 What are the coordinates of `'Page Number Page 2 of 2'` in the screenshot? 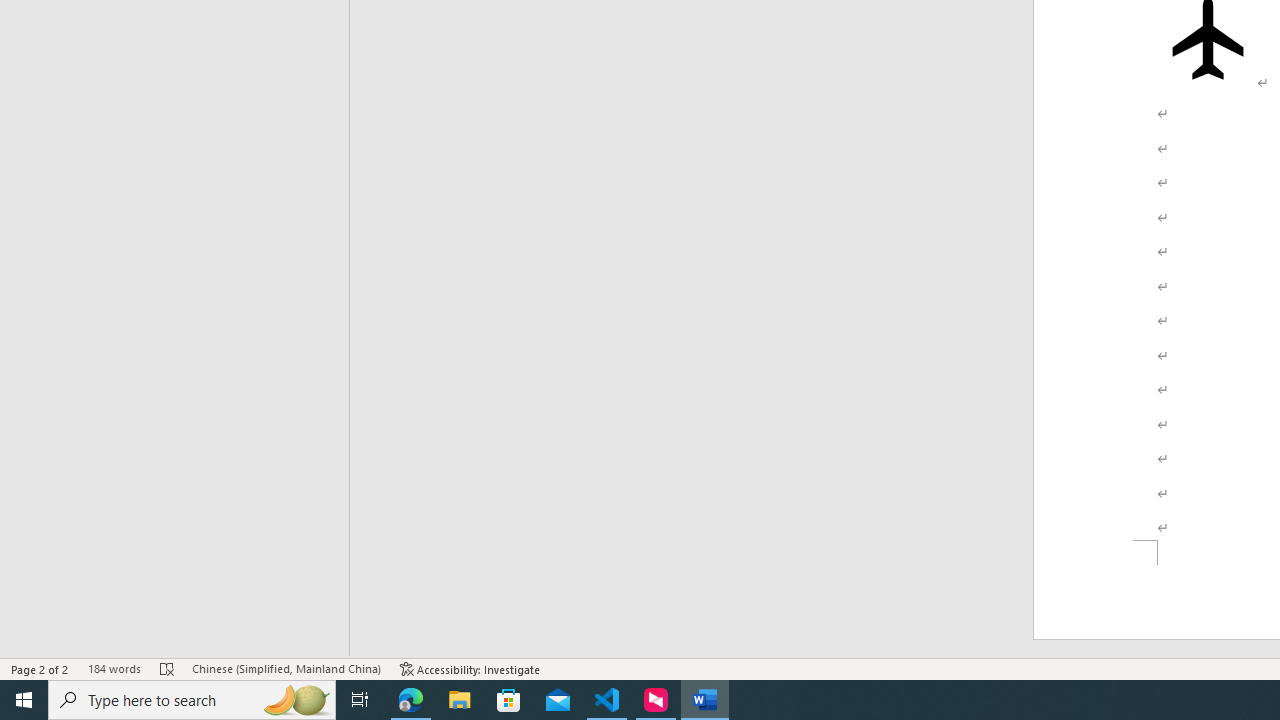 It's located at (40, 669).